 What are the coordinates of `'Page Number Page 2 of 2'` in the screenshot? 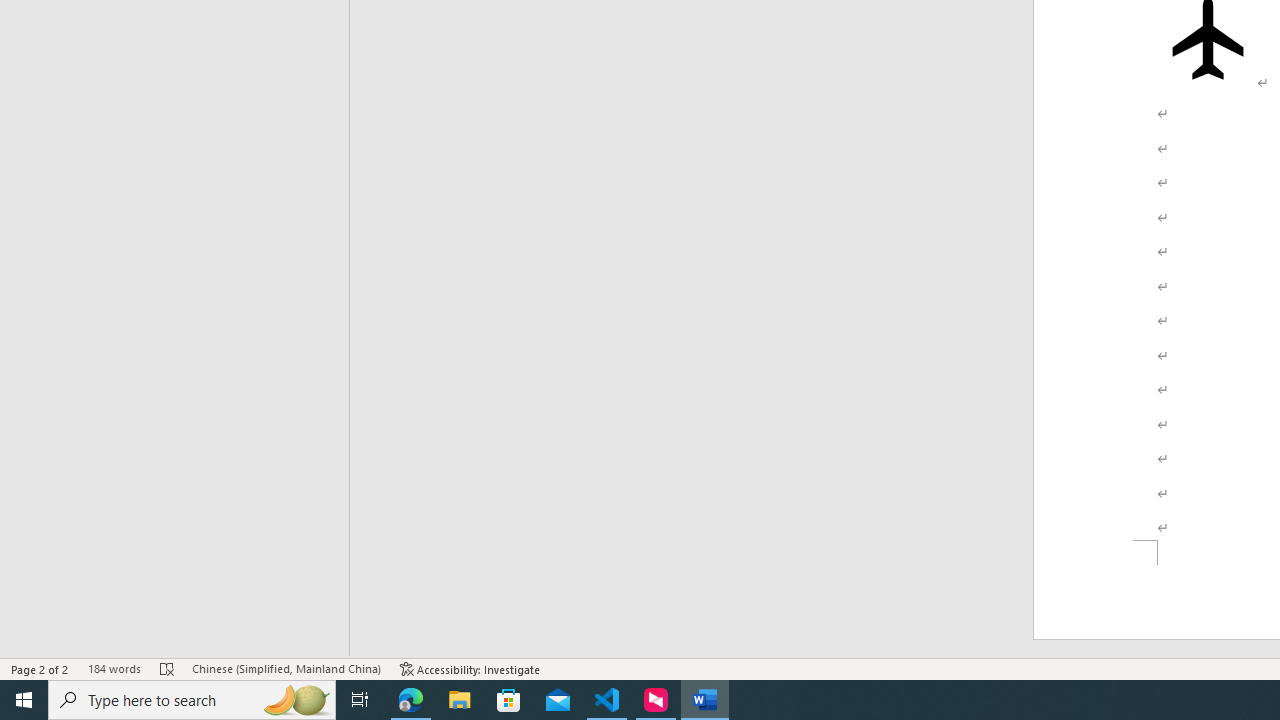 It's located at (40, 669).